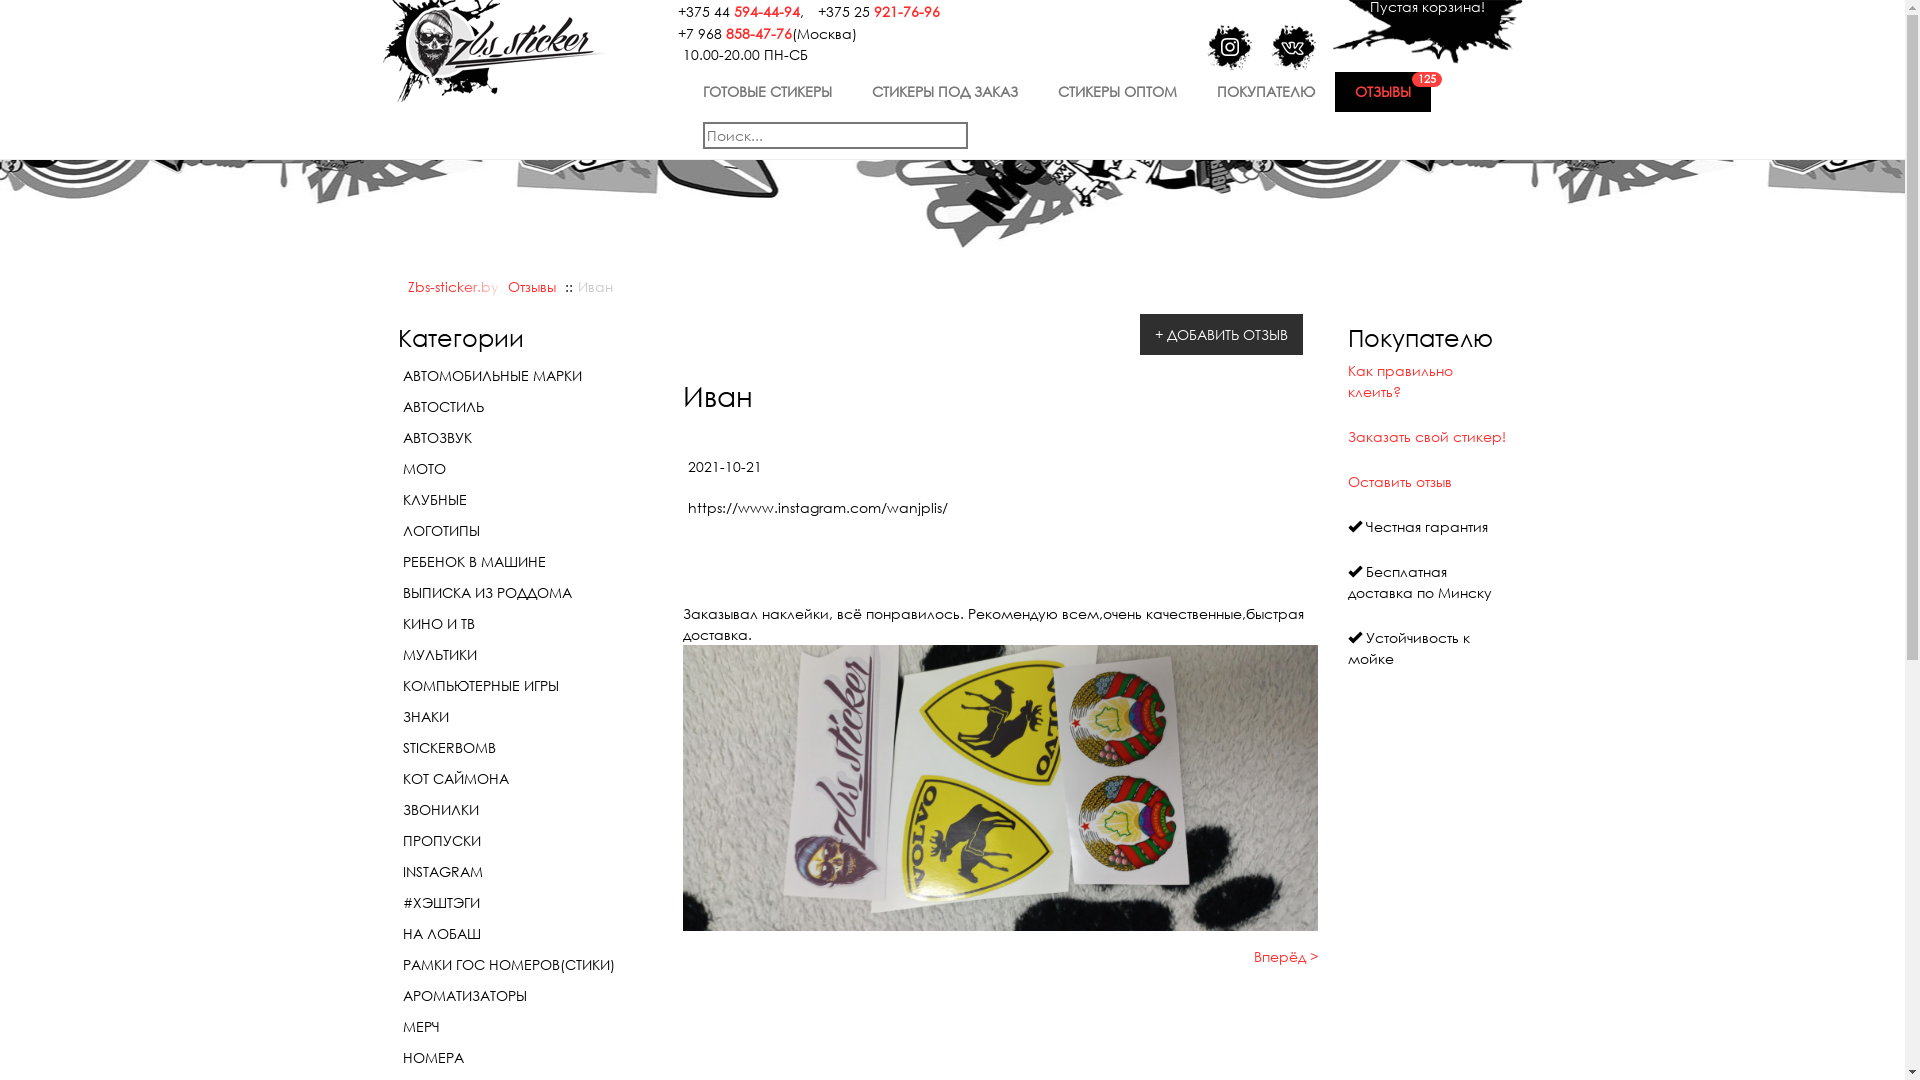 The width and height of the screenshot is (1920, 1080). Describe the element at coordinates (873, 9) in the screenshot. I see `'+375 25 921-76-96'` at that location.